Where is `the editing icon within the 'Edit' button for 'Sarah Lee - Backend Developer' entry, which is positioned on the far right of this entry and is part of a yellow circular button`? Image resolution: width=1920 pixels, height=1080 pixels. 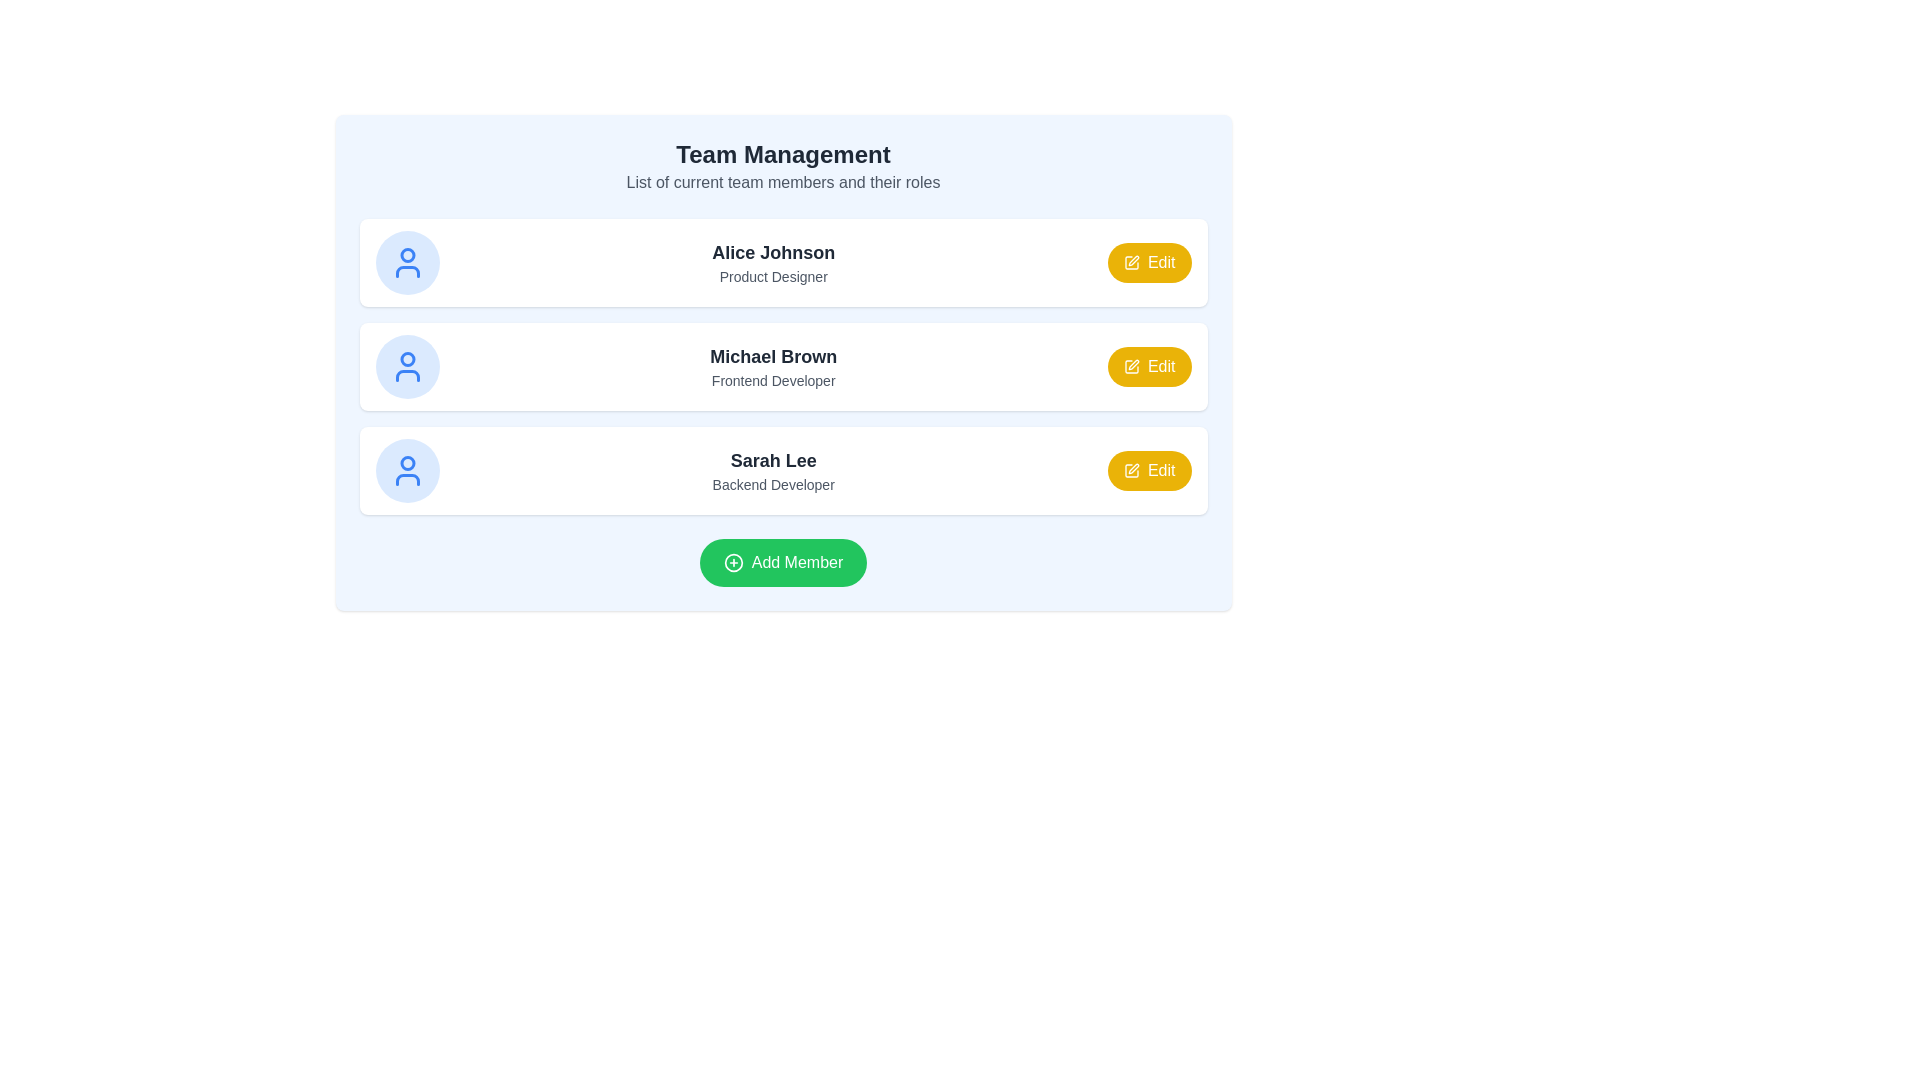
the editing icon within the 'Edit' button for 'Sarah Lee - Backend Developer' entry, which is positioned on the far right of this entry and is part of a yellow circular button is located at coordinates (1133, 469).